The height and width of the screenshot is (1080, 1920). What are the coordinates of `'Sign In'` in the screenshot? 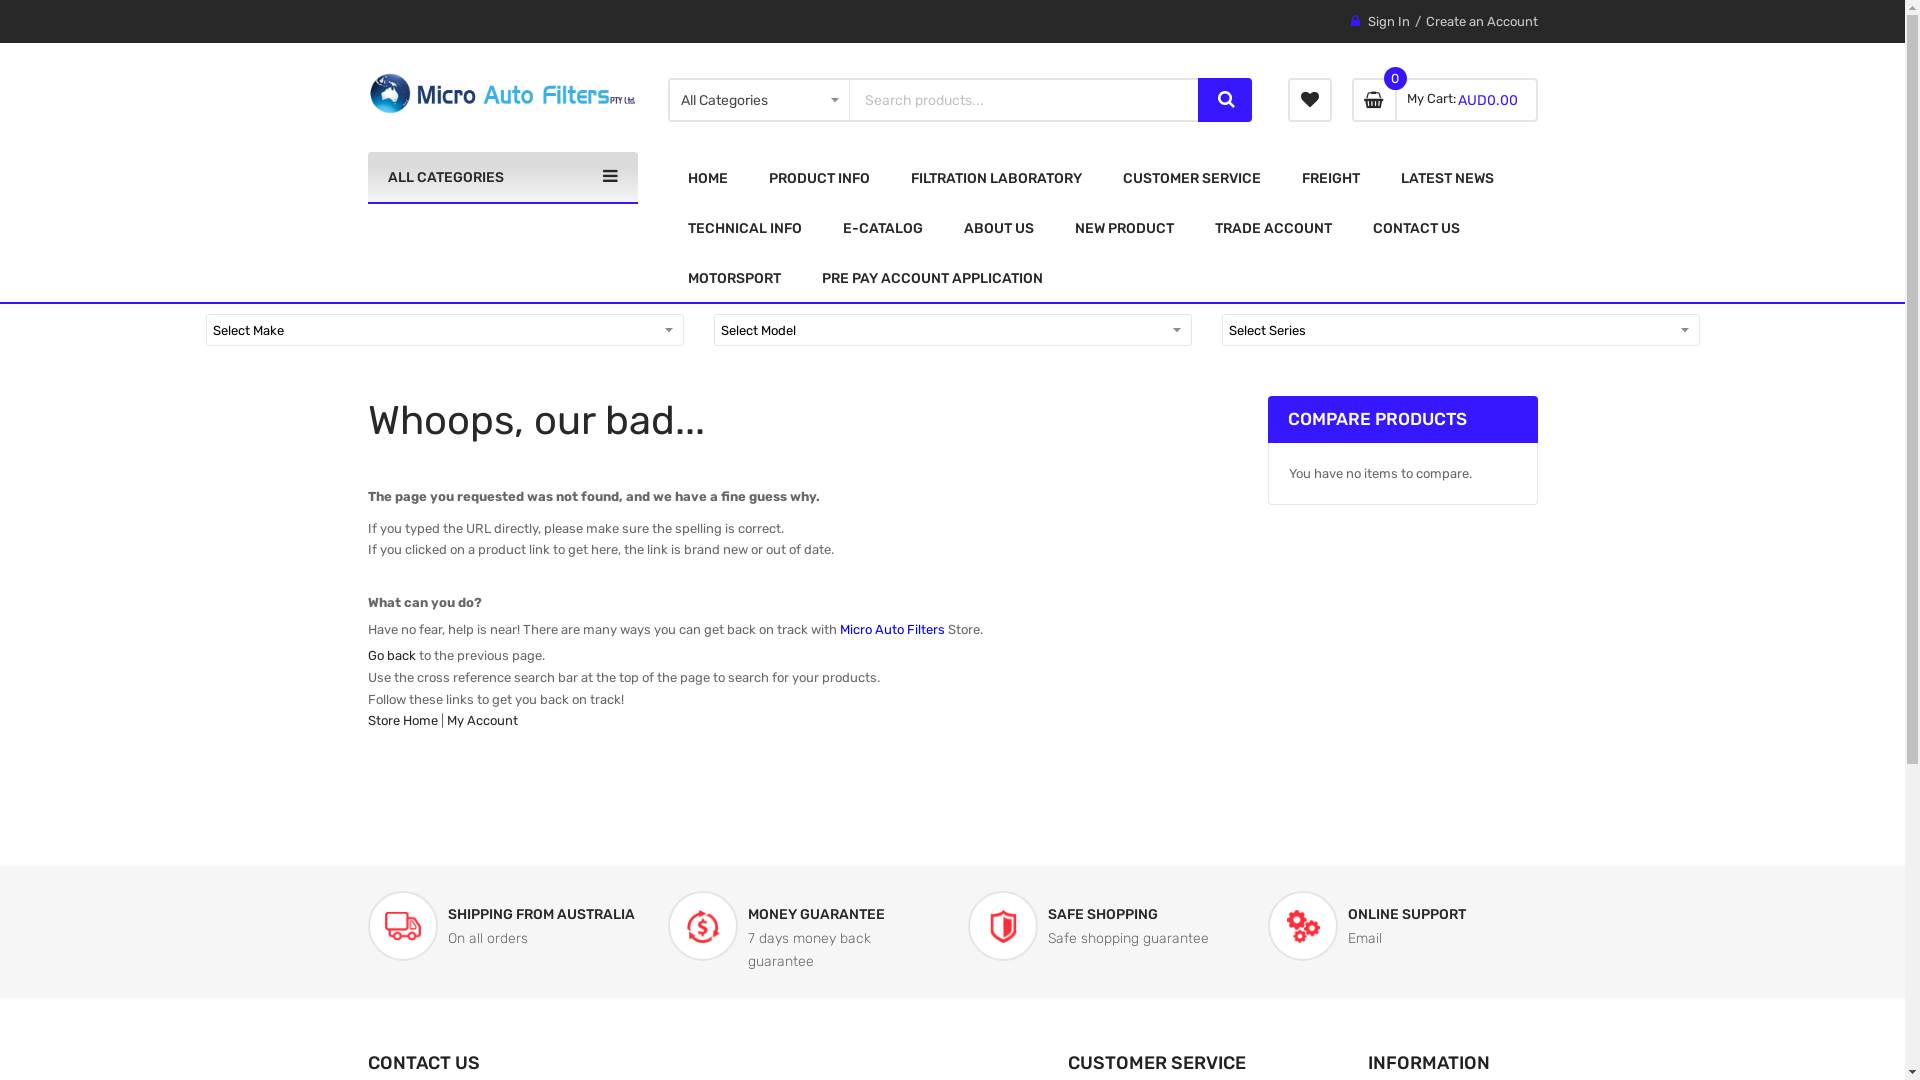 It's located at (1367, 21).